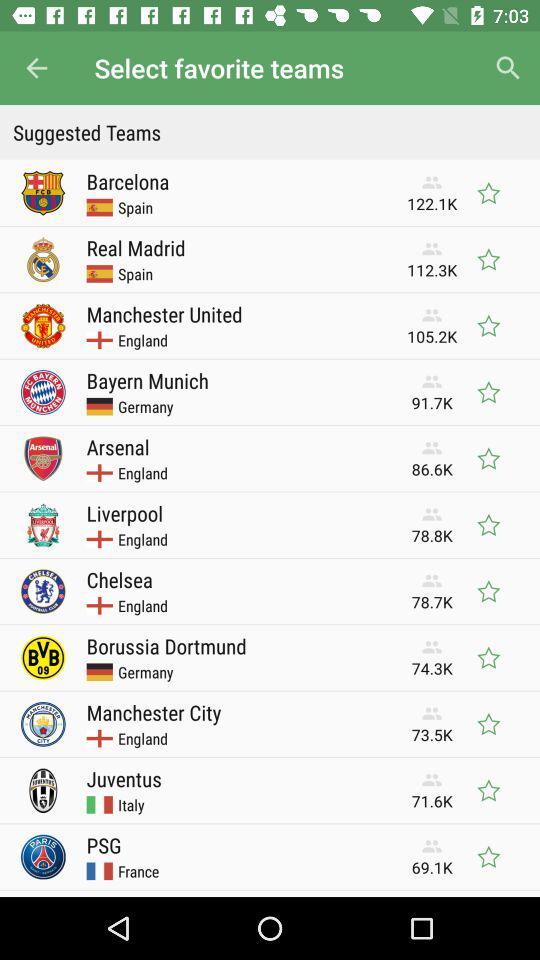 Image resolution: width=540 pixels, height=960 pixels. What do you see at coordinates (104, 844) in the screenshot?
I see `item next to the 69.1k` at bounding box center [104, 844].